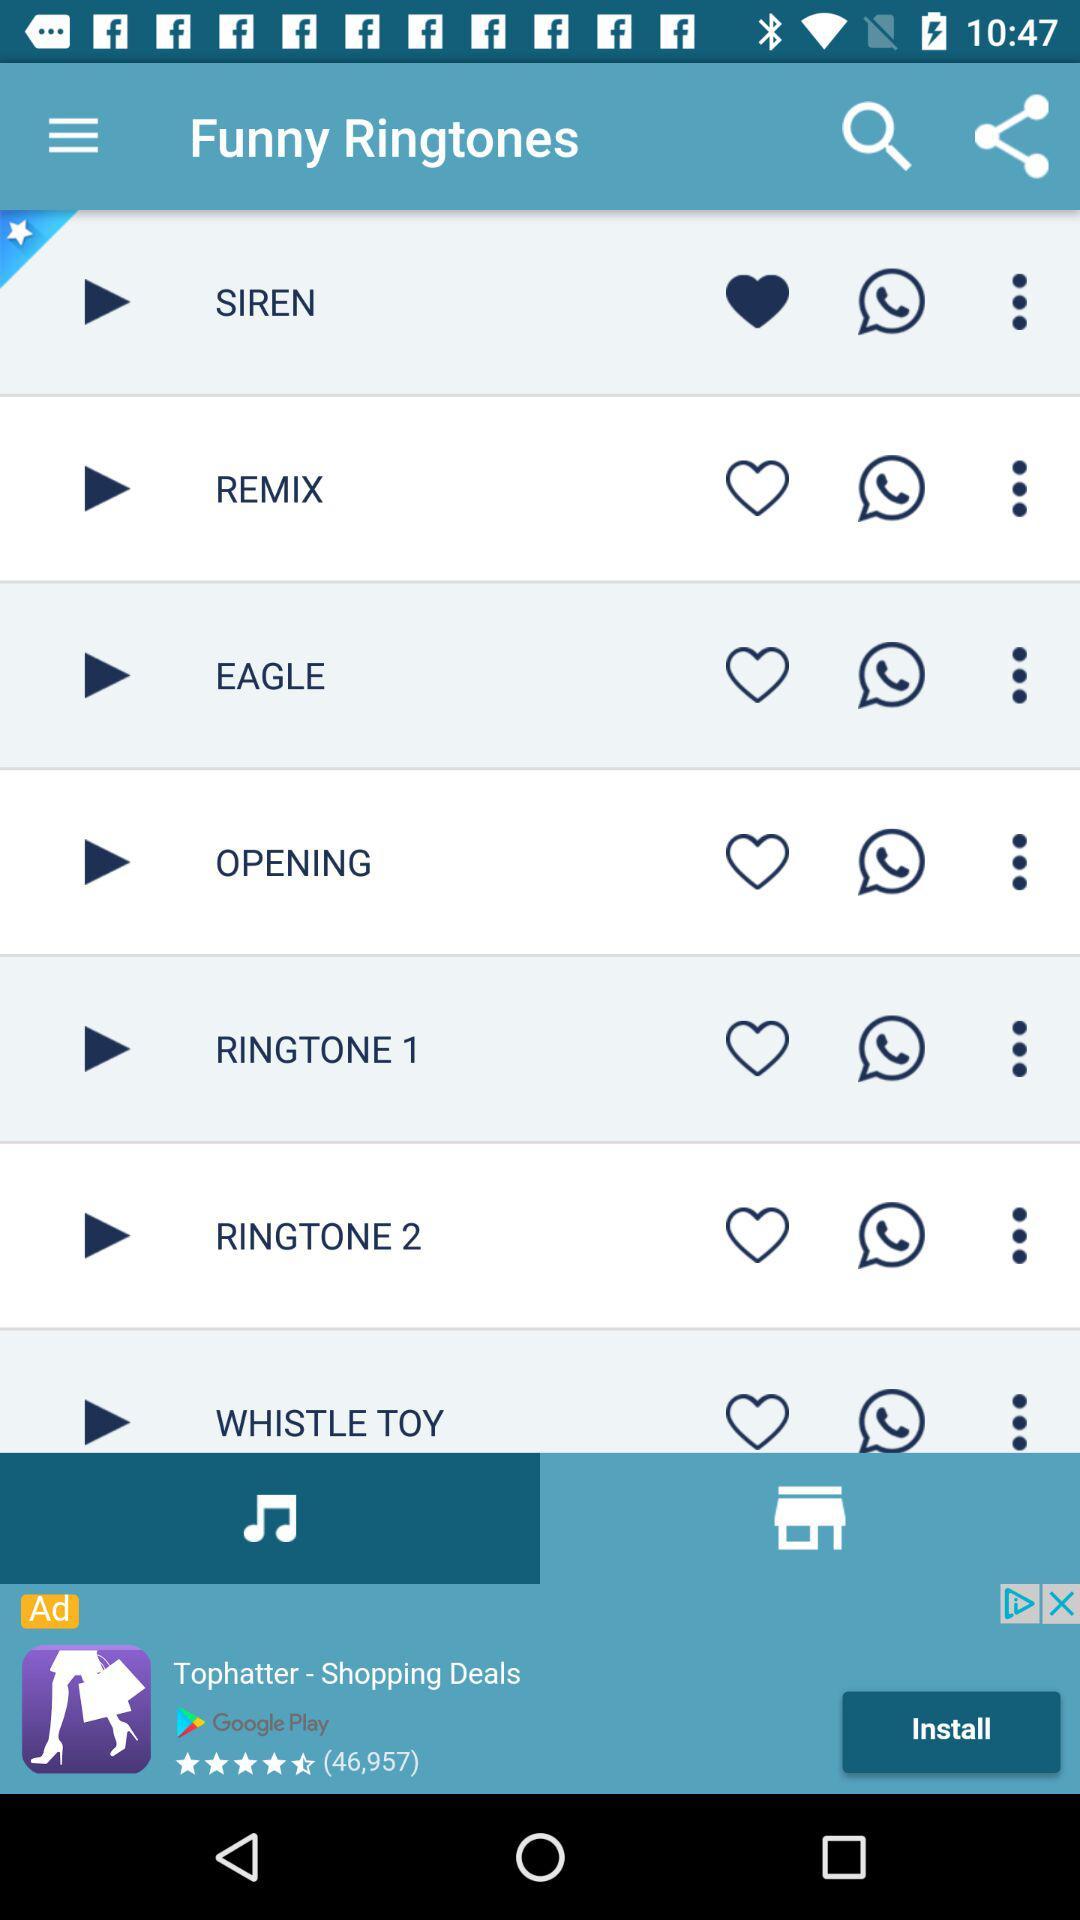  Describe the element at coordinates (1019, 1234) in the screenshot. I see `options and settings` at that location.